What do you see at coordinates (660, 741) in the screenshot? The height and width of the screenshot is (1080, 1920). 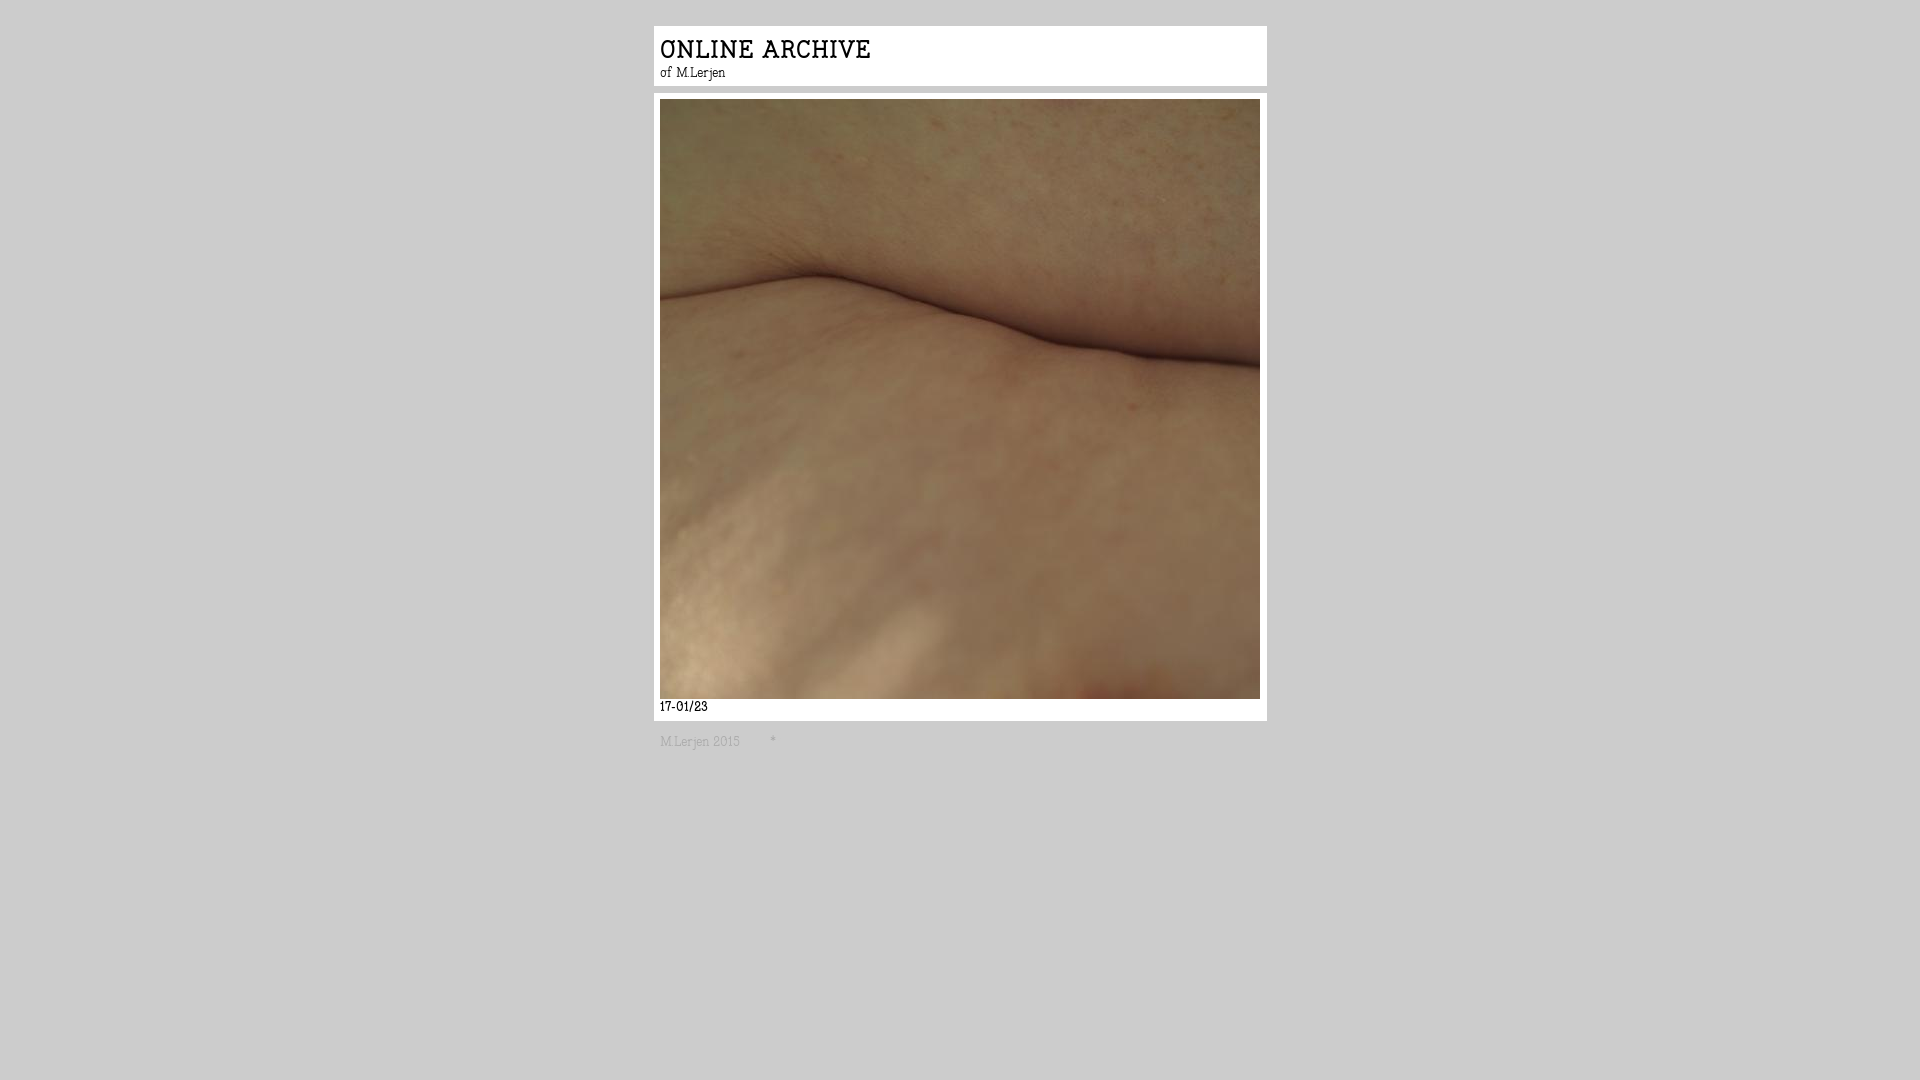 I see `'M.Lerjen 2015'` at bounding box center [660, 741].